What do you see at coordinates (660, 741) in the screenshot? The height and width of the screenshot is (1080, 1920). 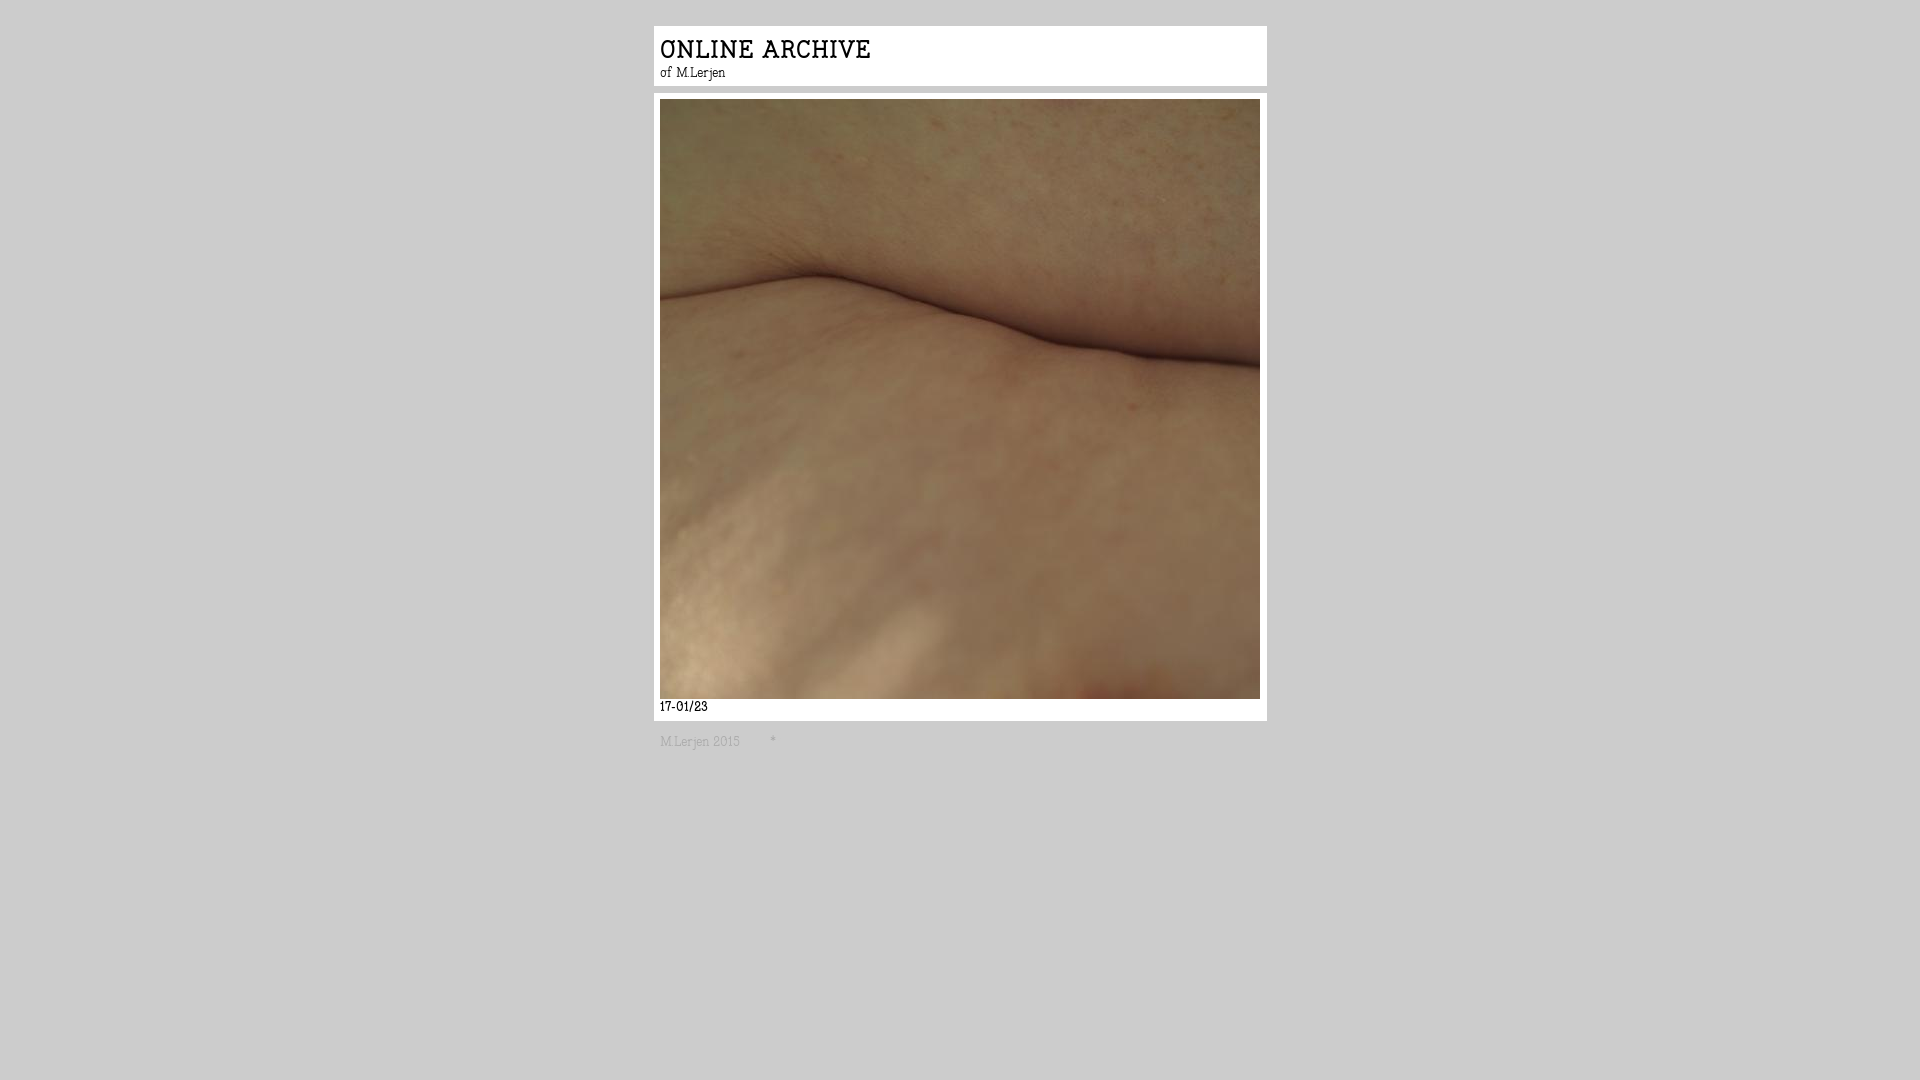 I see `'M.Lerjen 2015'` at bounding box center [660, 741].